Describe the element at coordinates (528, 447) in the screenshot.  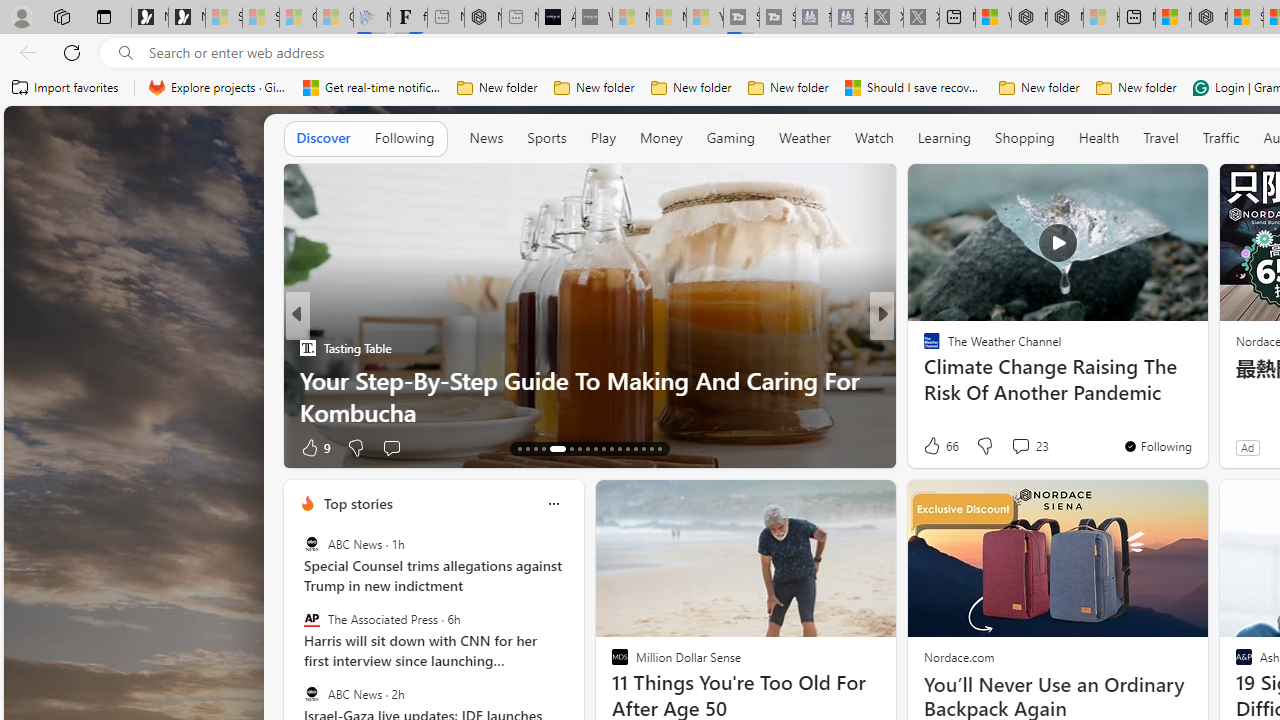
I see `'AutomationID: tab-14'` at that location.